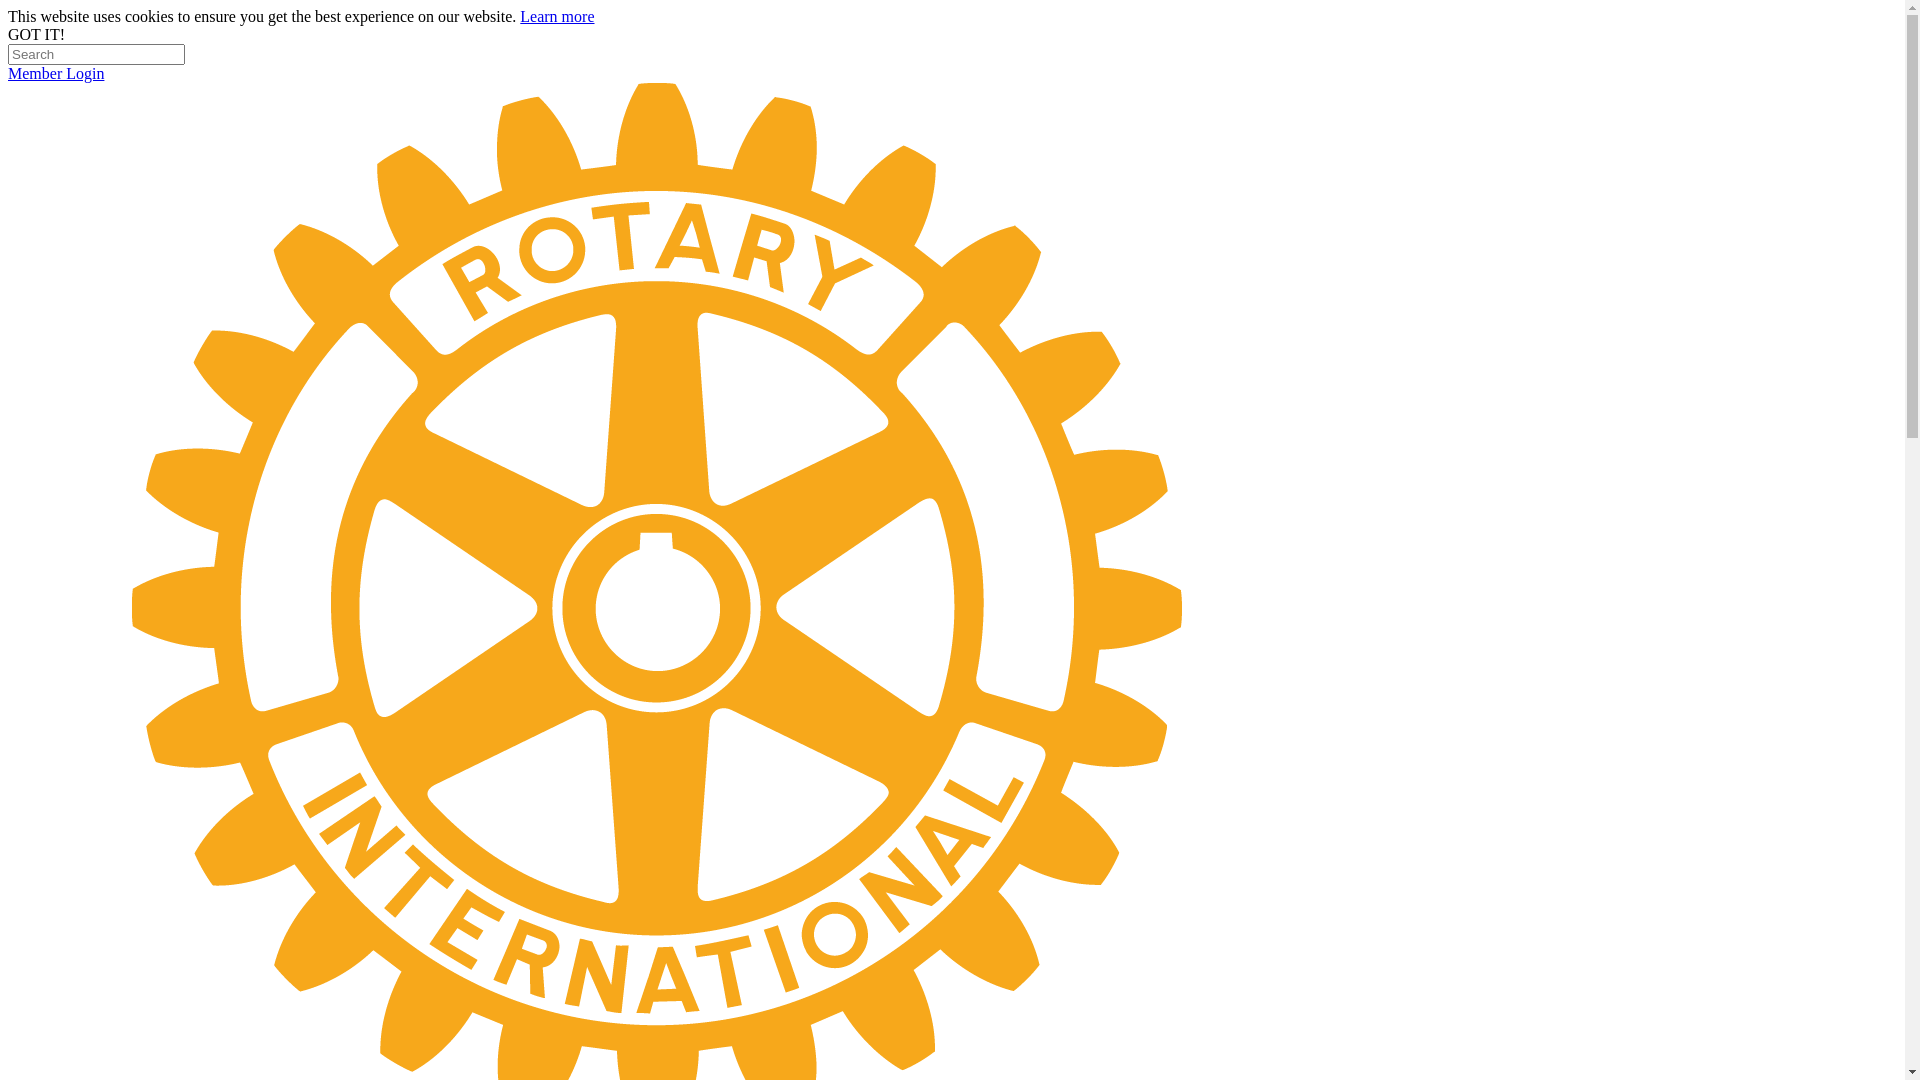 Image resolution: width=1920 pixels, height=1080 pixels. Describe the element at coordinates (56, 72) in the screenshot. I see `'Member Login'` at that location.